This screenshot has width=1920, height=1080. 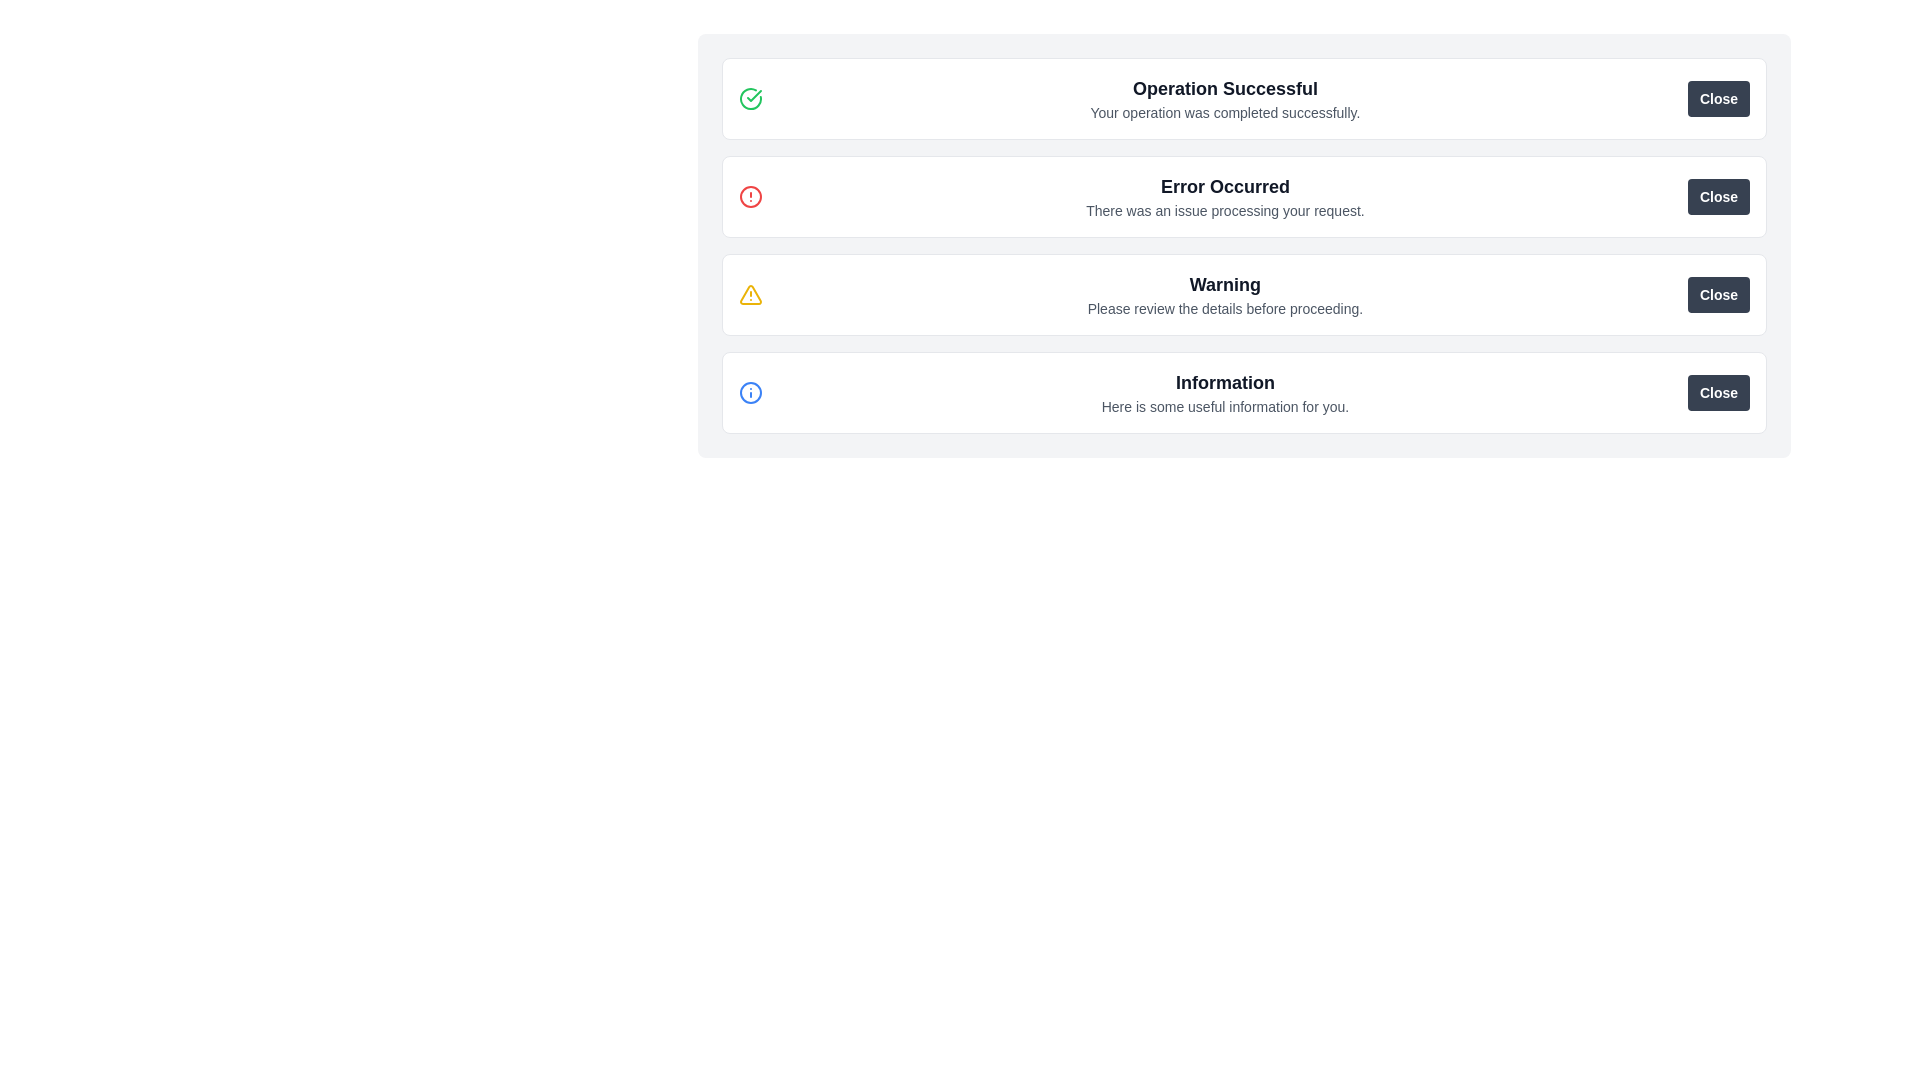 I want to click on the yellow triangular warning icon with a black outline and an exclamation mark inside, which is located to the left of the text 'Warning Please review the details before proceeding.', so click(x=749, y=294).